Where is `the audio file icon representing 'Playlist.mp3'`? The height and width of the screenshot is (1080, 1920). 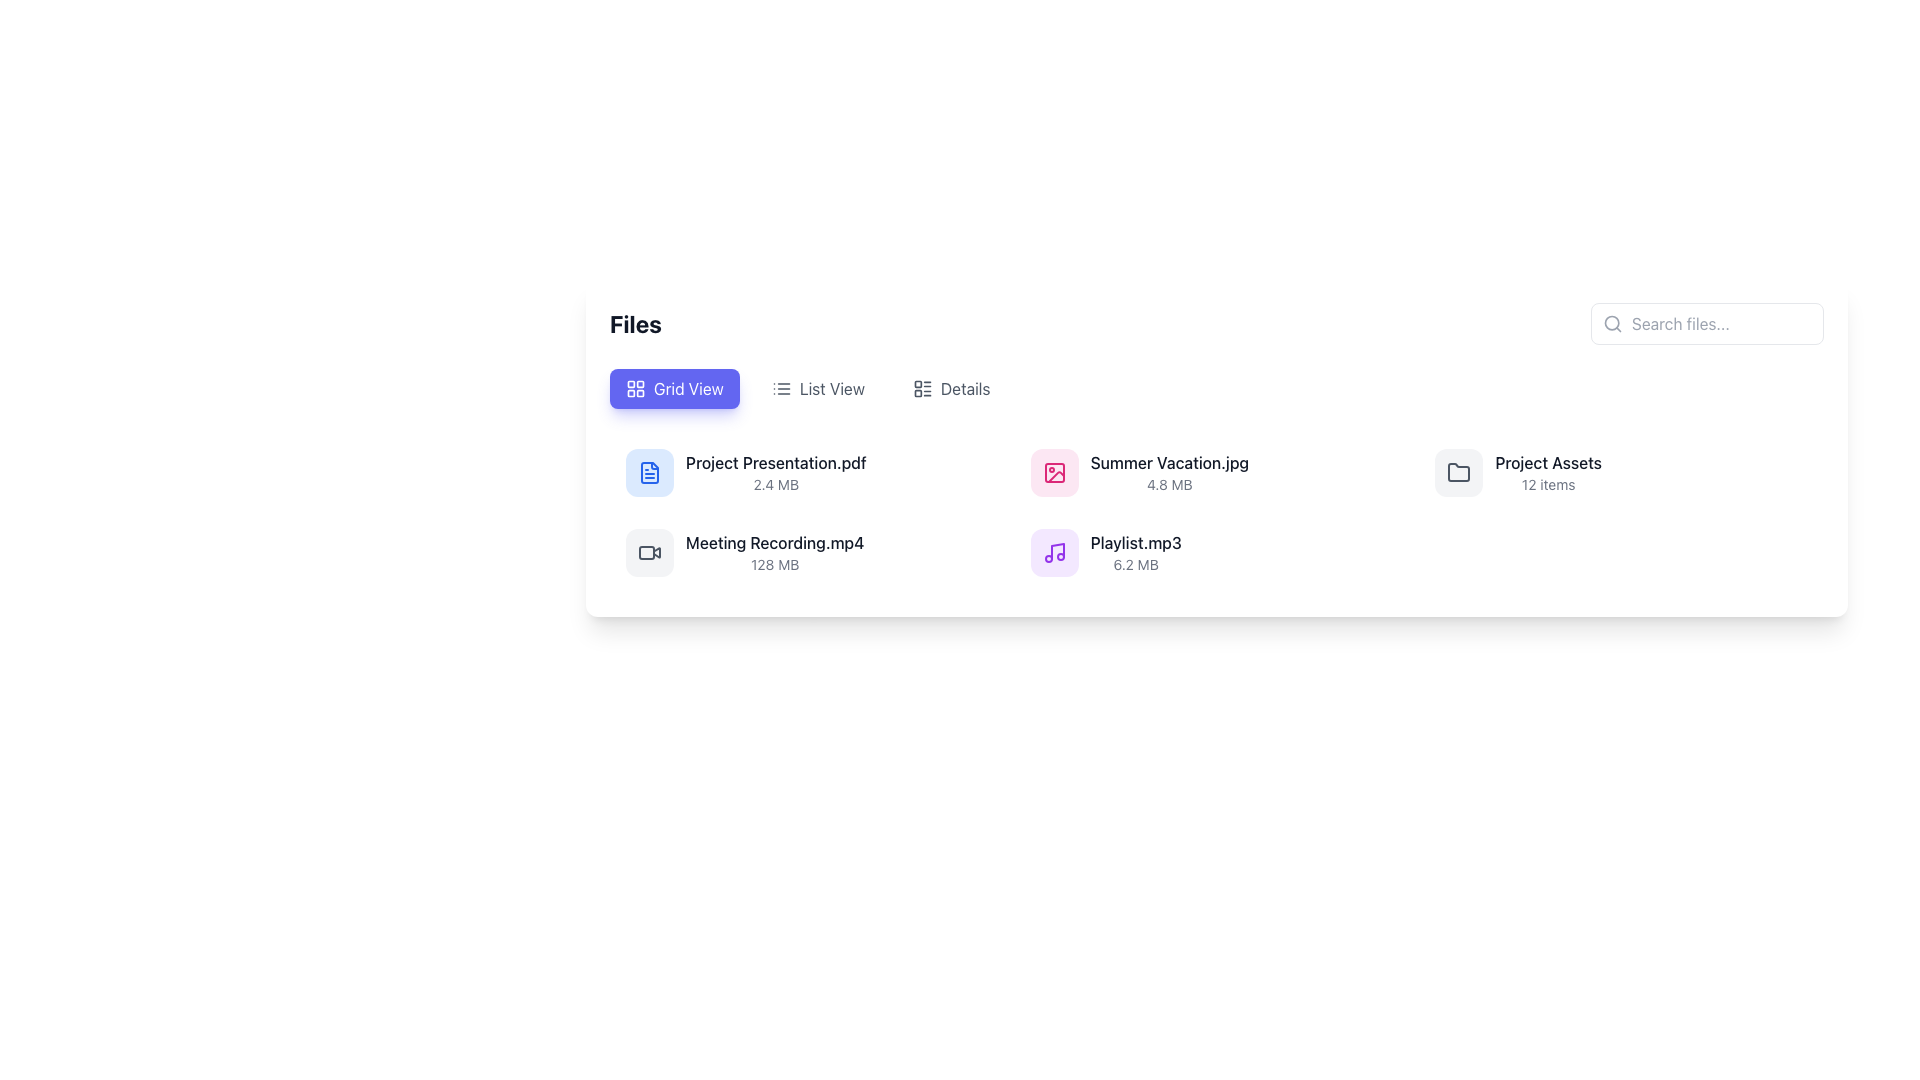
the audio file icon representing 'Playlist.mp3' is located at coordinates (1053, 552).